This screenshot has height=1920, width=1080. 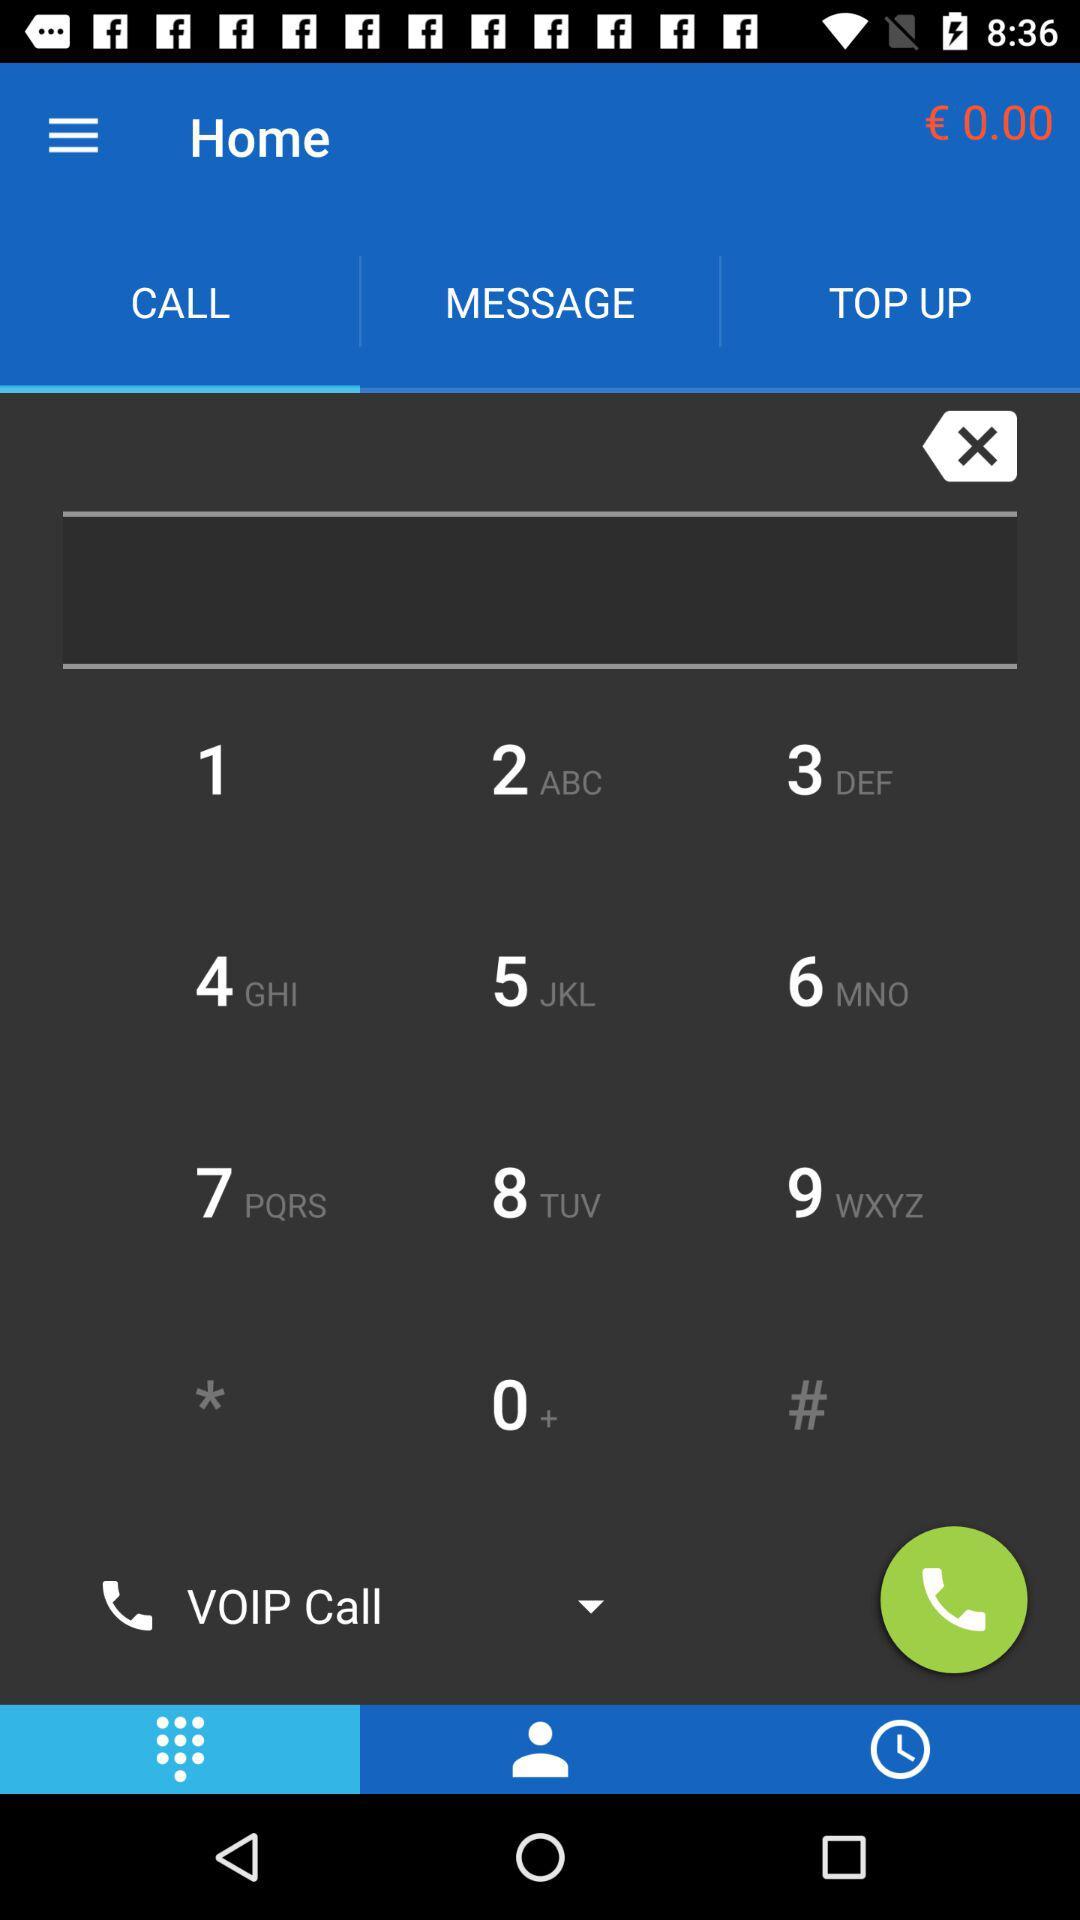 I want to click on the icon to the right of call, so click(x=540, y=300).